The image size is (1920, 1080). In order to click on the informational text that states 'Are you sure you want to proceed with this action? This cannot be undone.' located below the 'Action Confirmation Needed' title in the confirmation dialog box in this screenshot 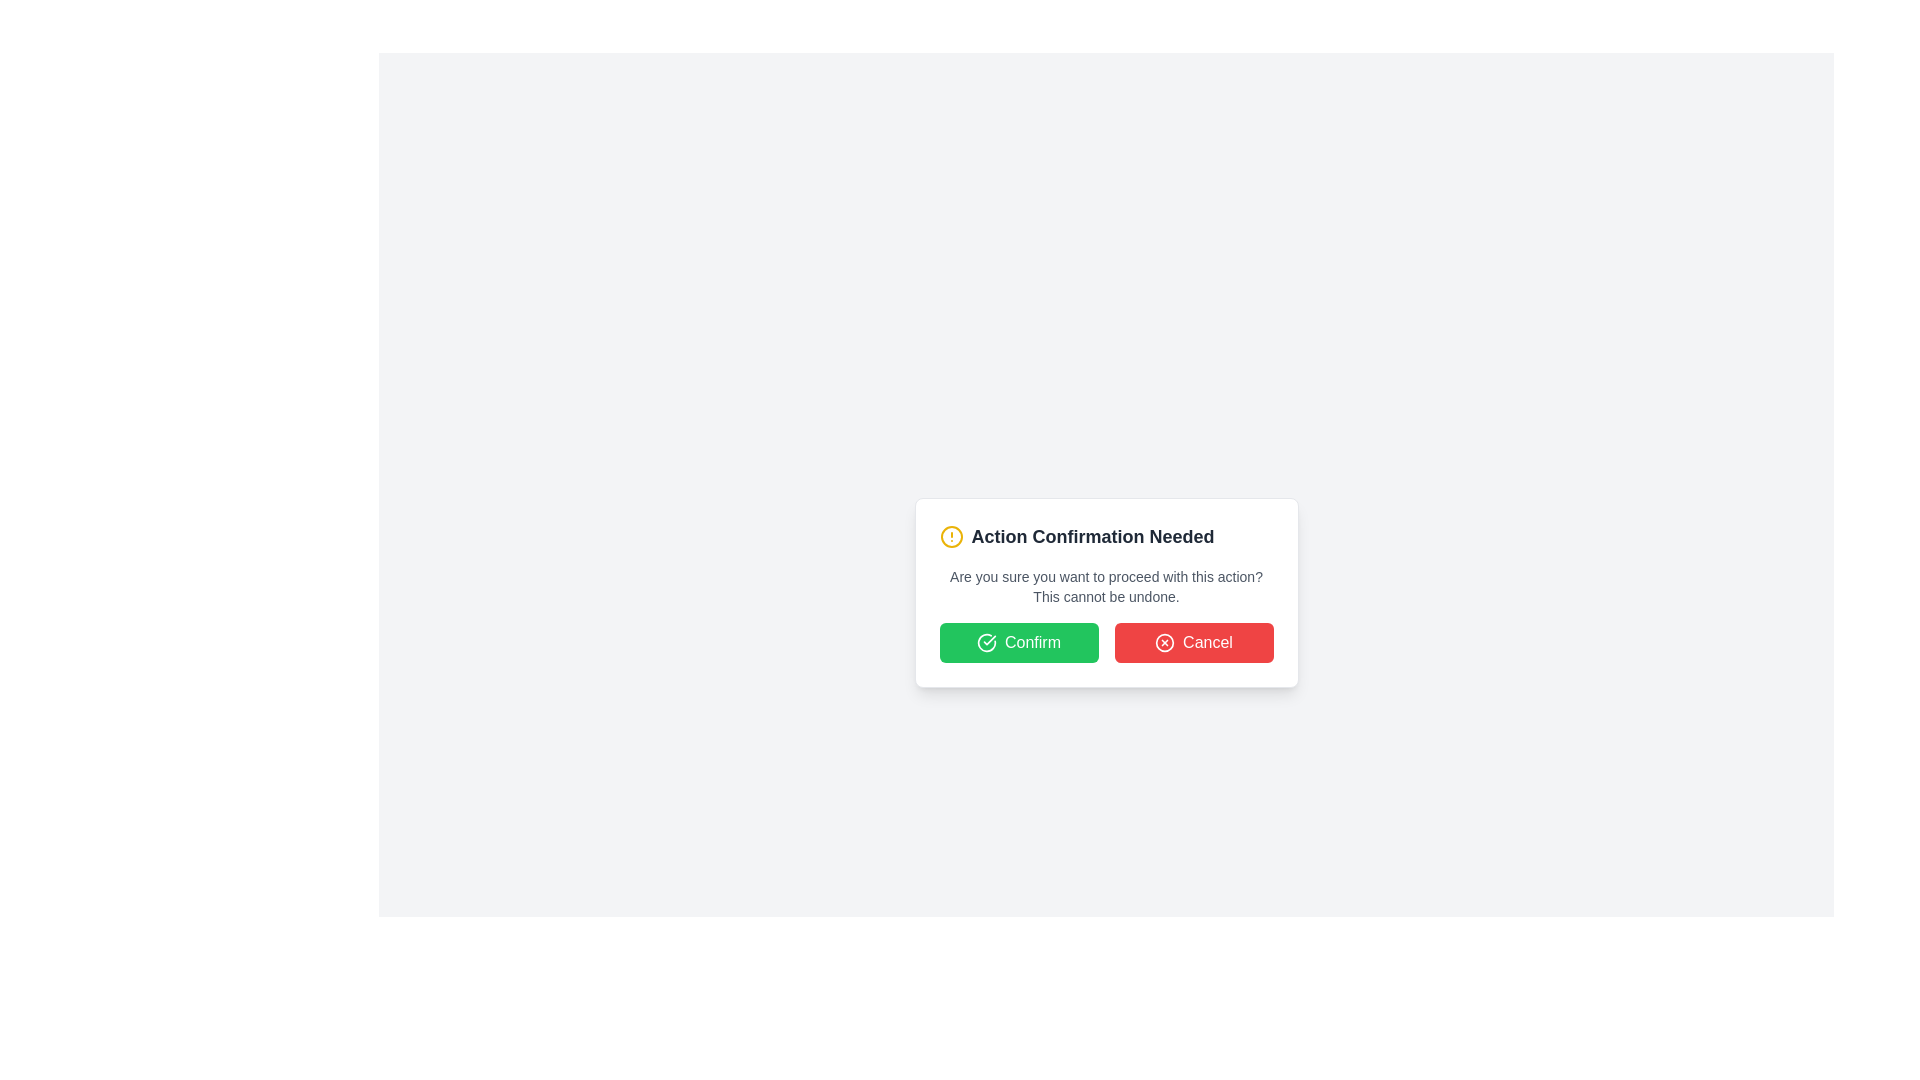, I will do `click(1105, 585)`.